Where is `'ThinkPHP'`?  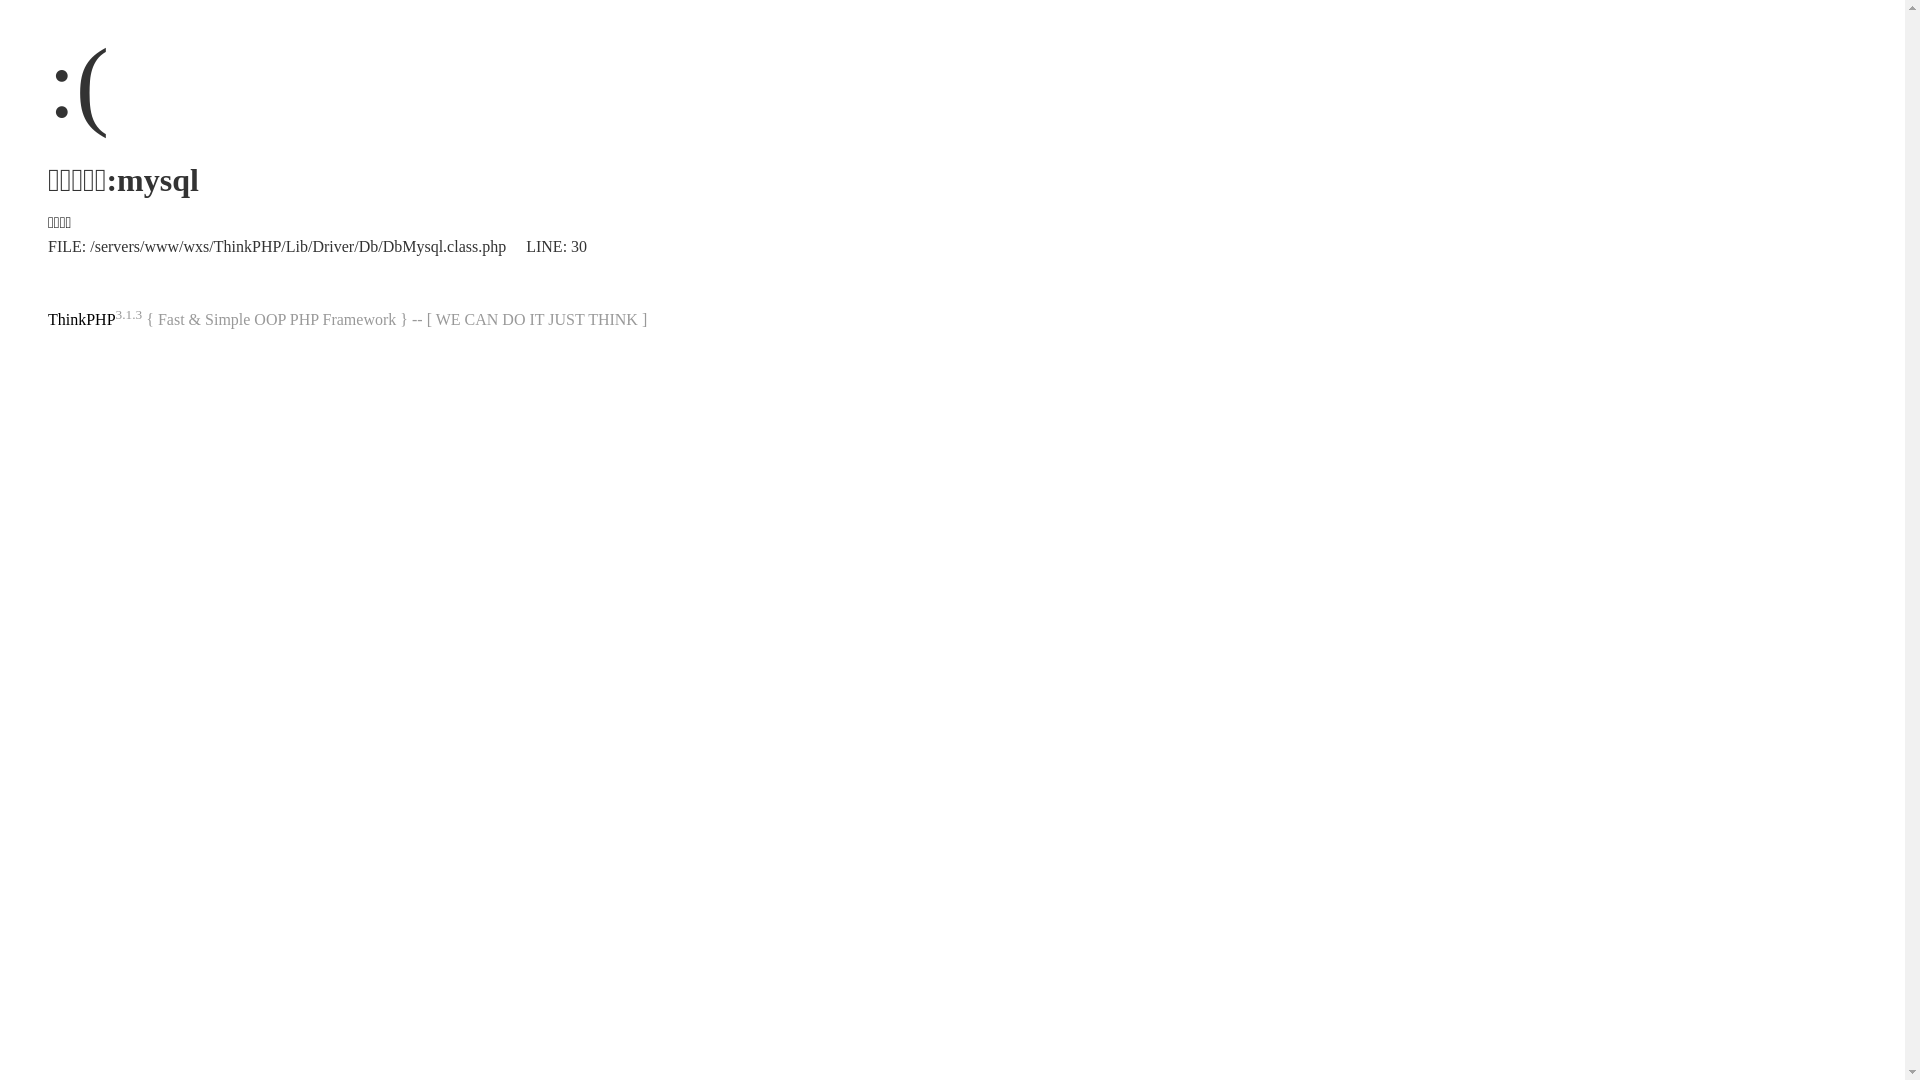
'ThinkPHP' is located at coordinates (80, 318).